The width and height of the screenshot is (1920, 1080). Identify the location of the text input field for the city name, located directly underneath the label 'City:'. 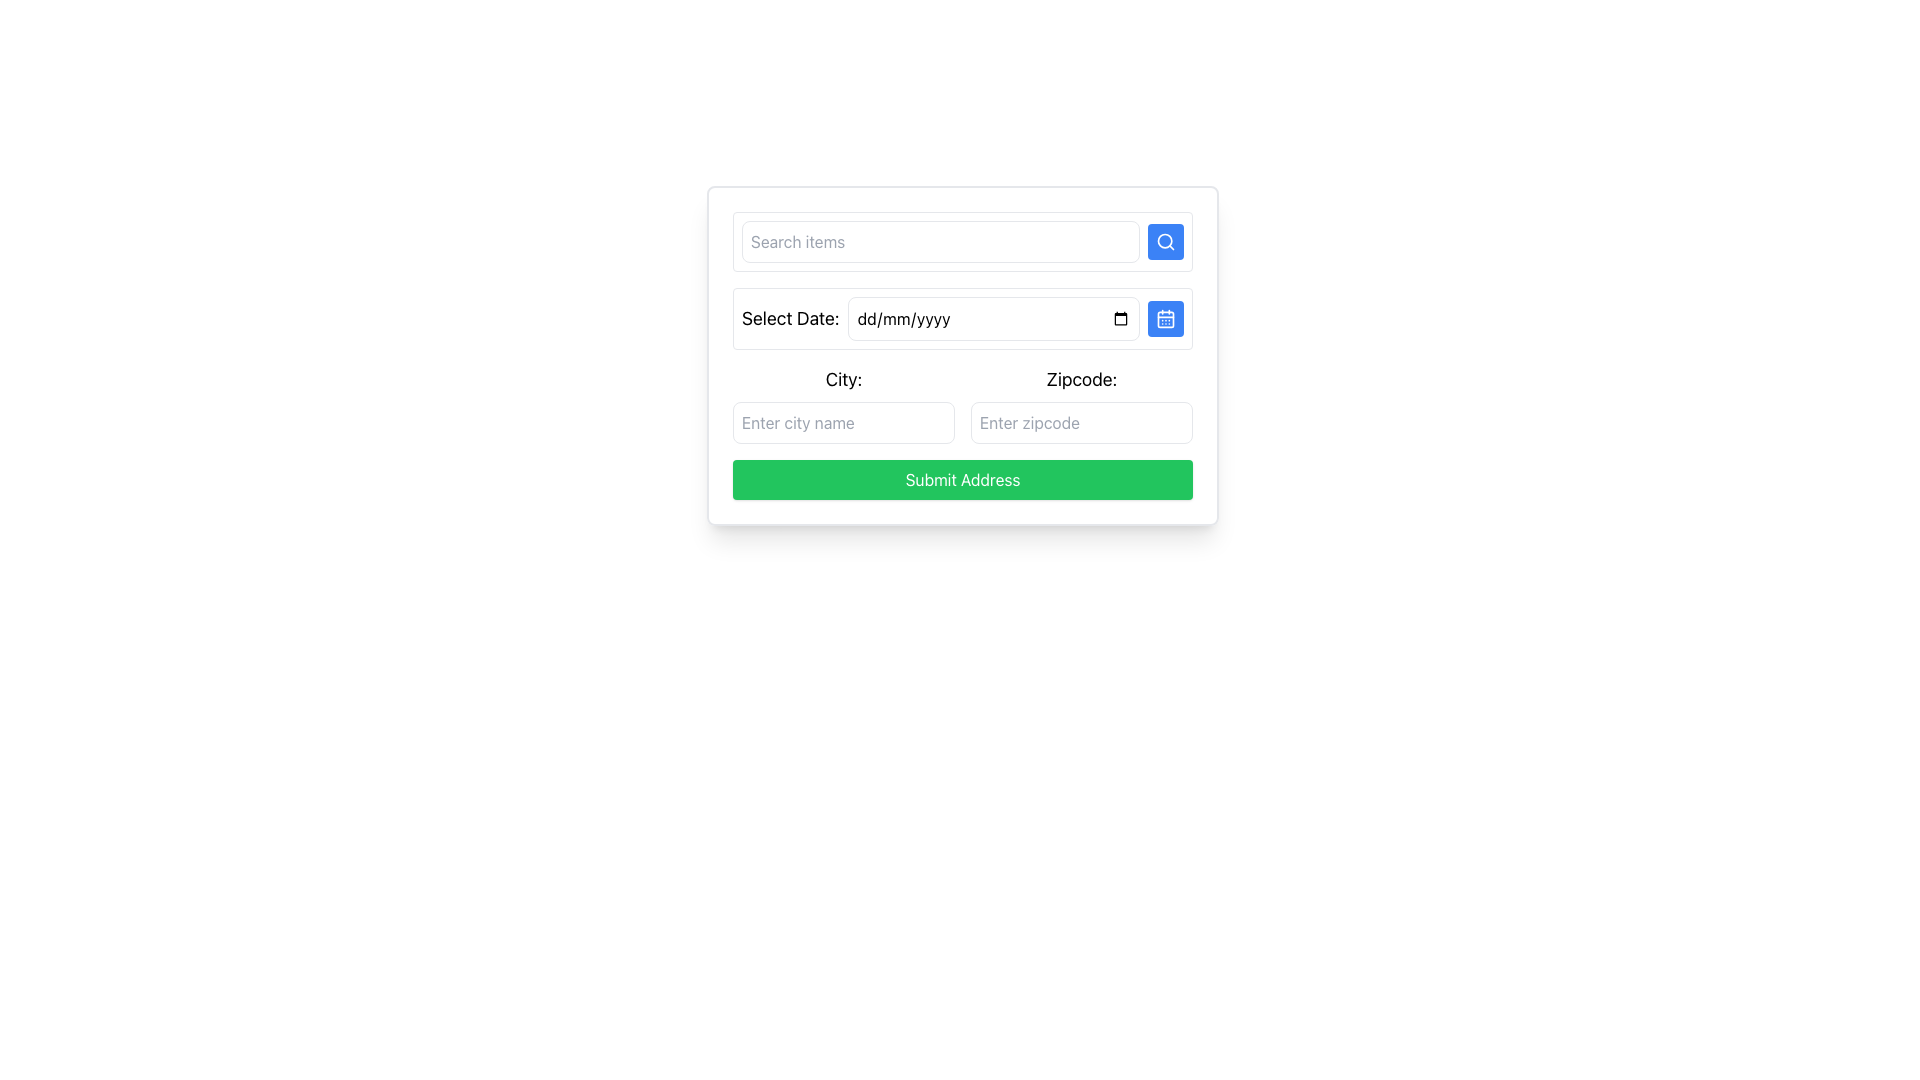
(844, 422).